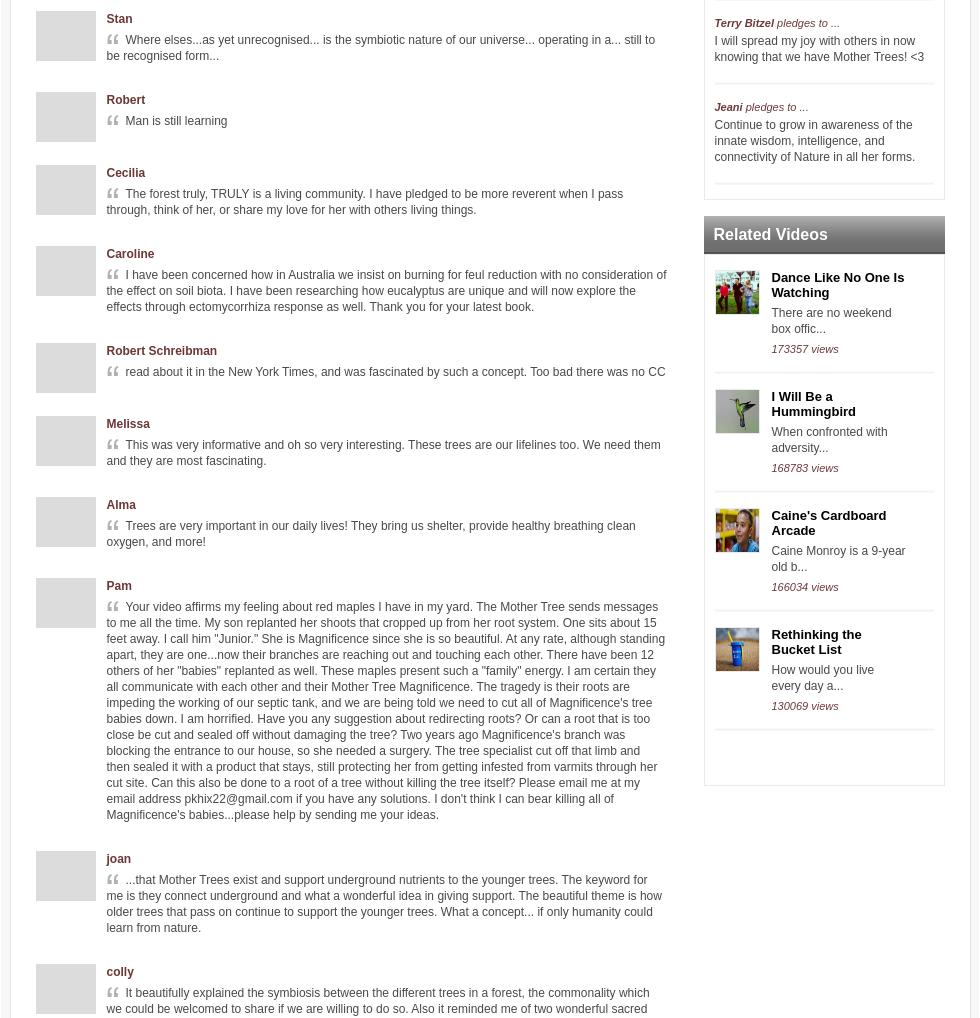  I want to click on 'continue to share about seed saving and the importance of revitalizing our soils.', so click(822, 532).